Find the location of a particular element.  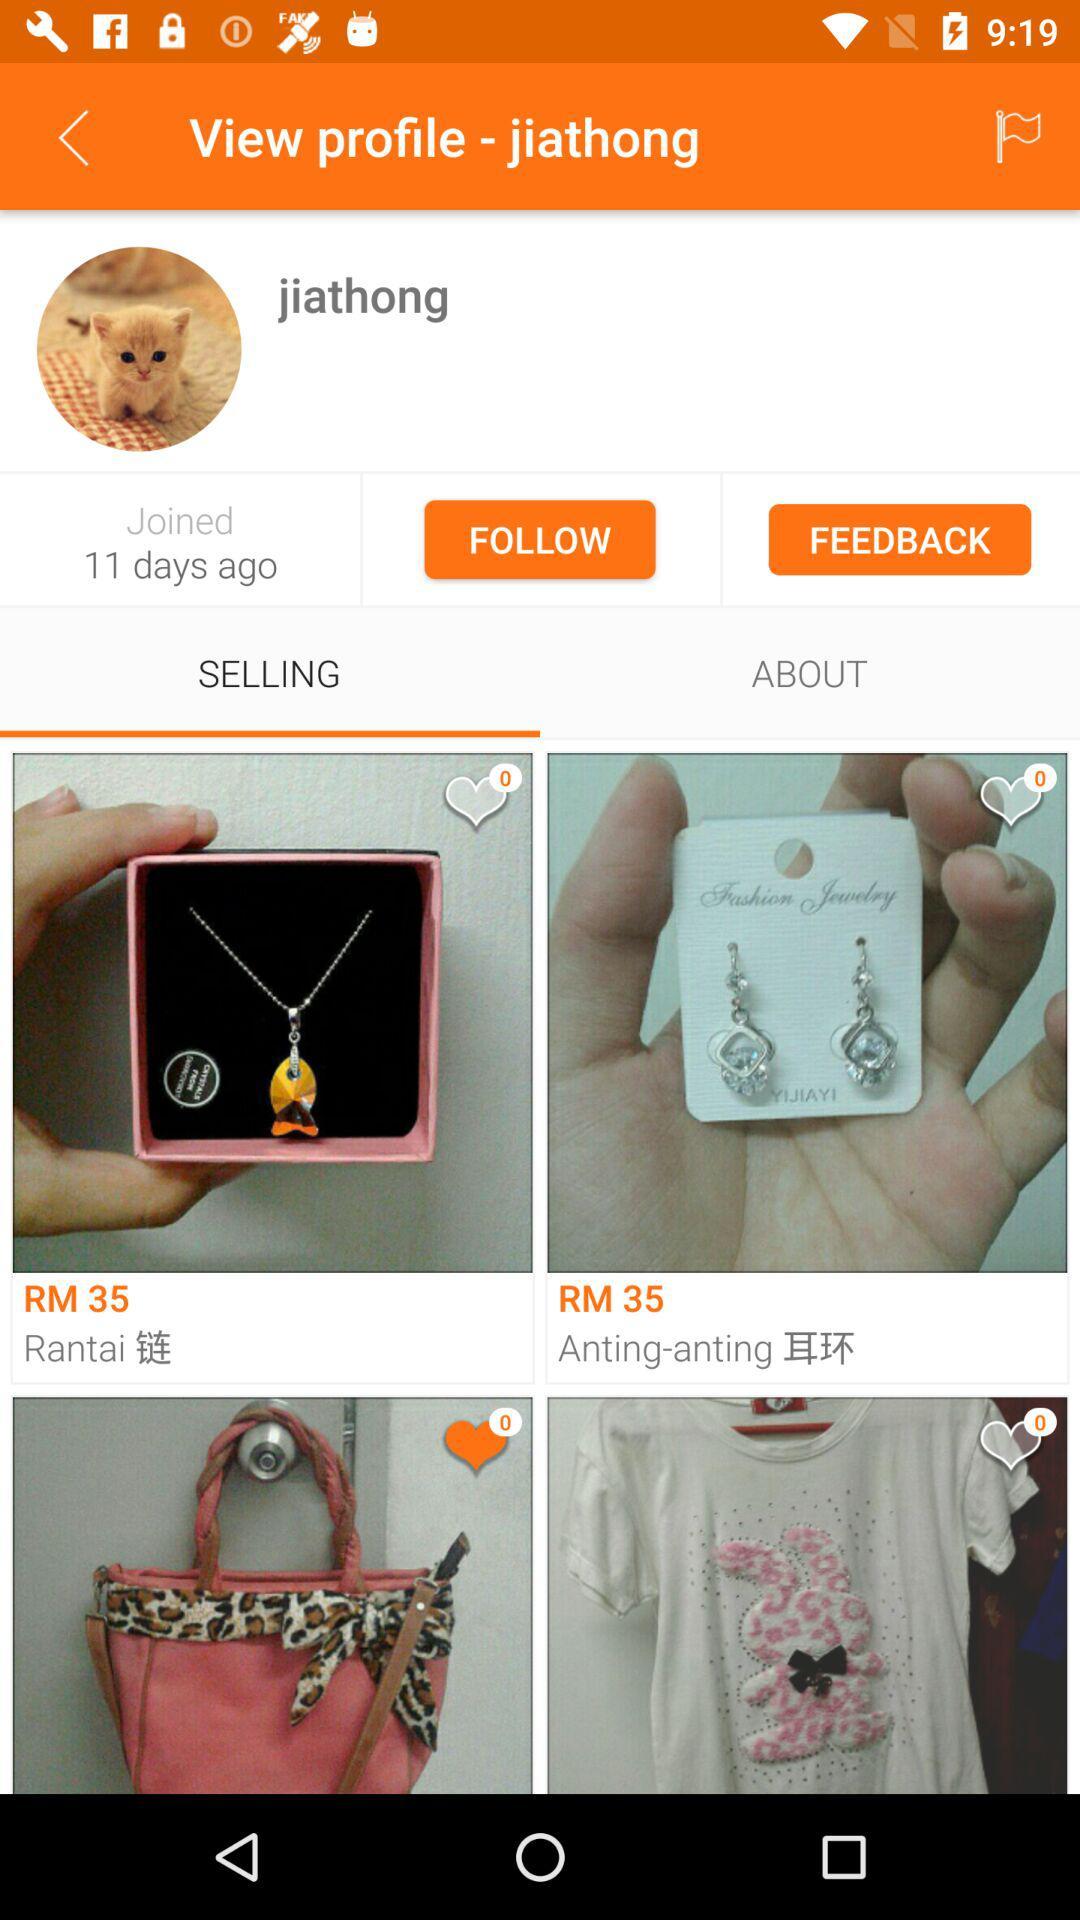

the follow is located at coordinates (540, 539).